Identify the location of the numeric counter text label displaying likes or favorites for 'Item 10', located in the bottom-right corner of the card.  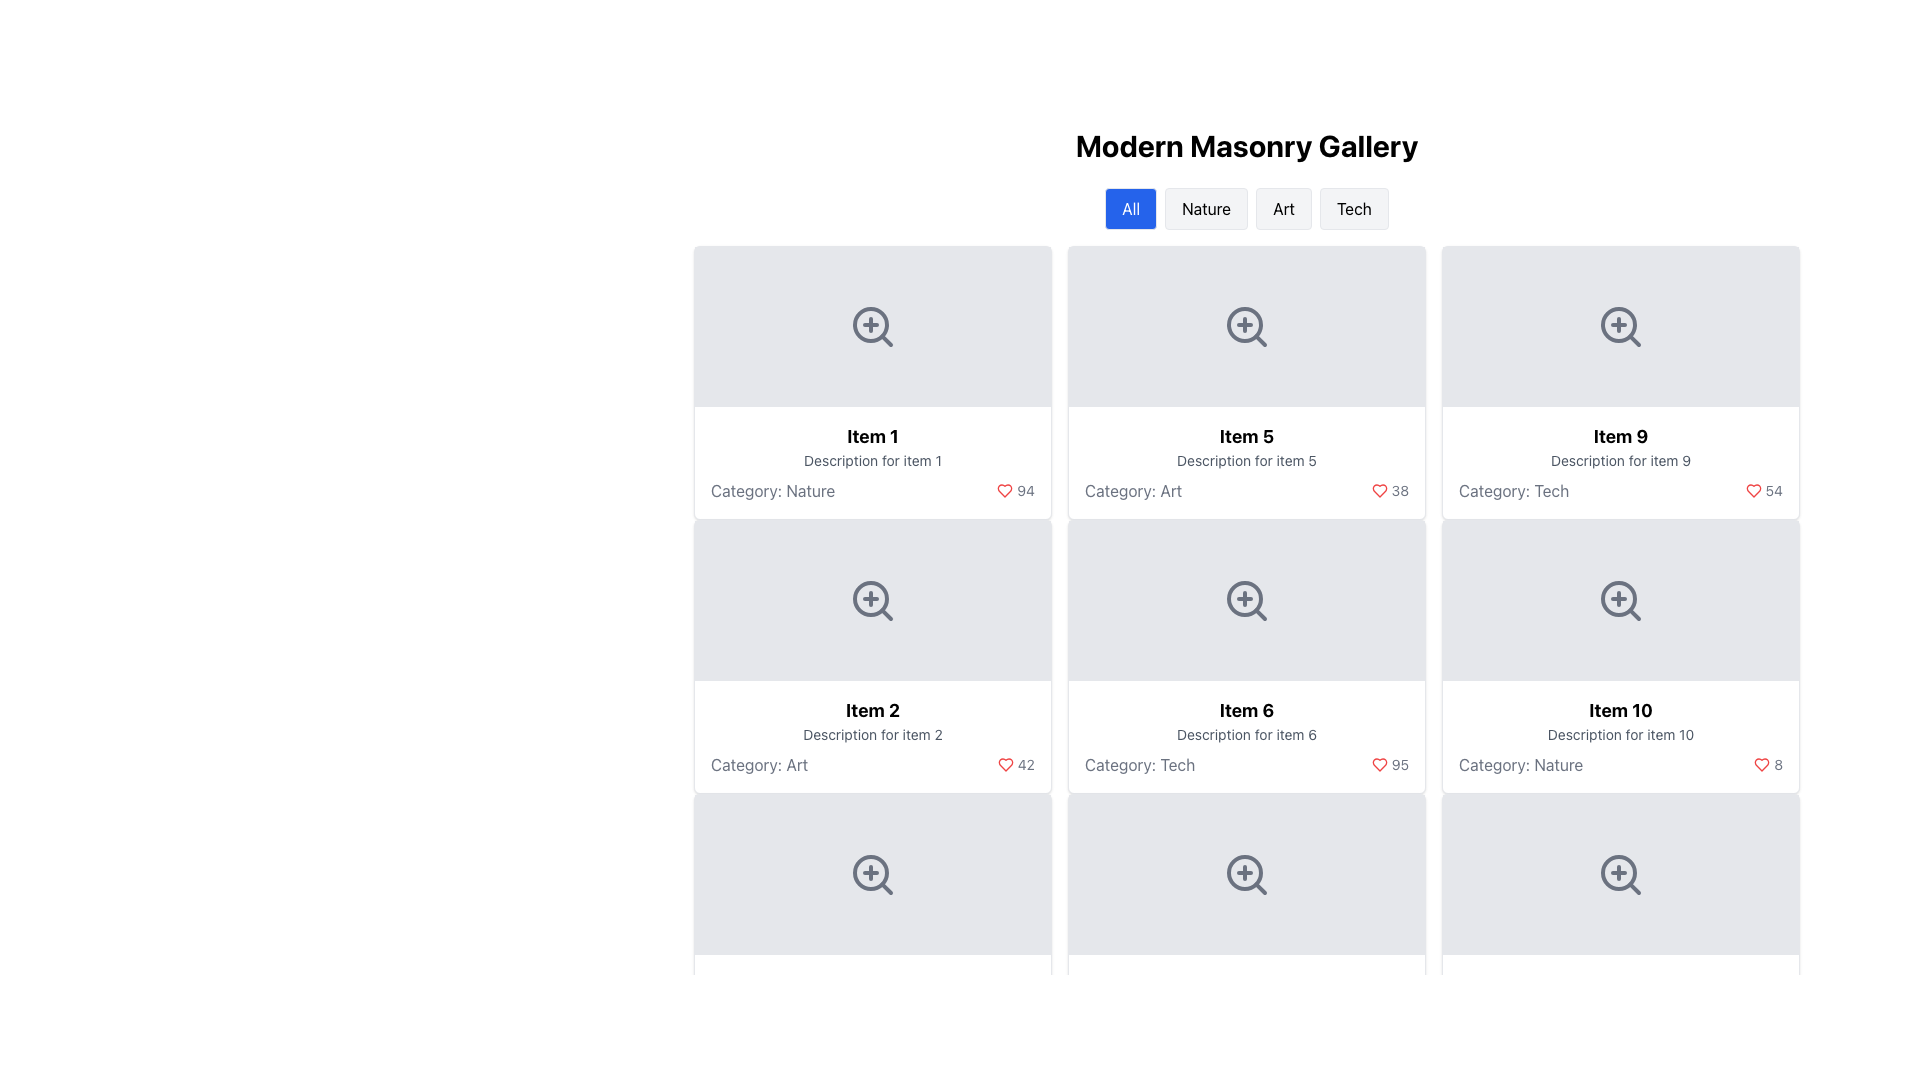
(1778, 764).